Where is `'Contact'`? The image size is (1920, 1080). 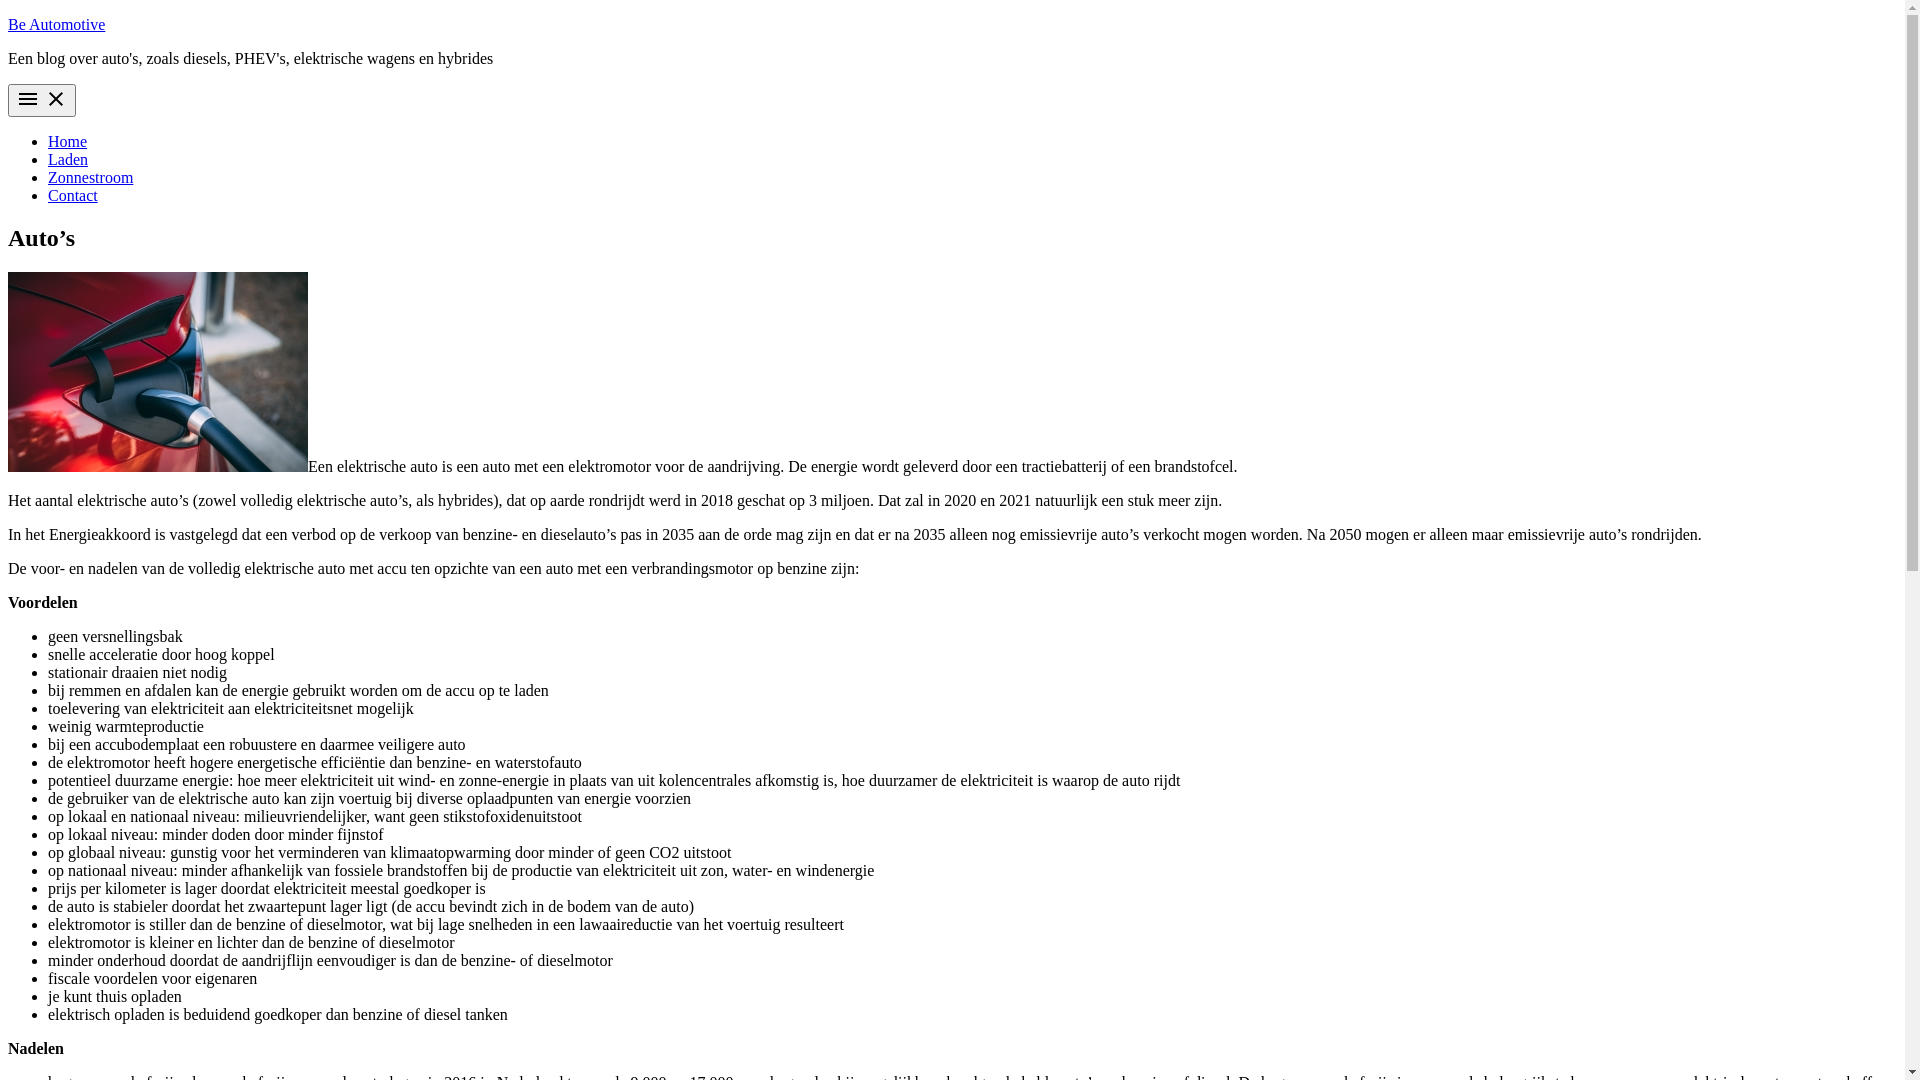
'Contact' is located at coordinates (72, 195).